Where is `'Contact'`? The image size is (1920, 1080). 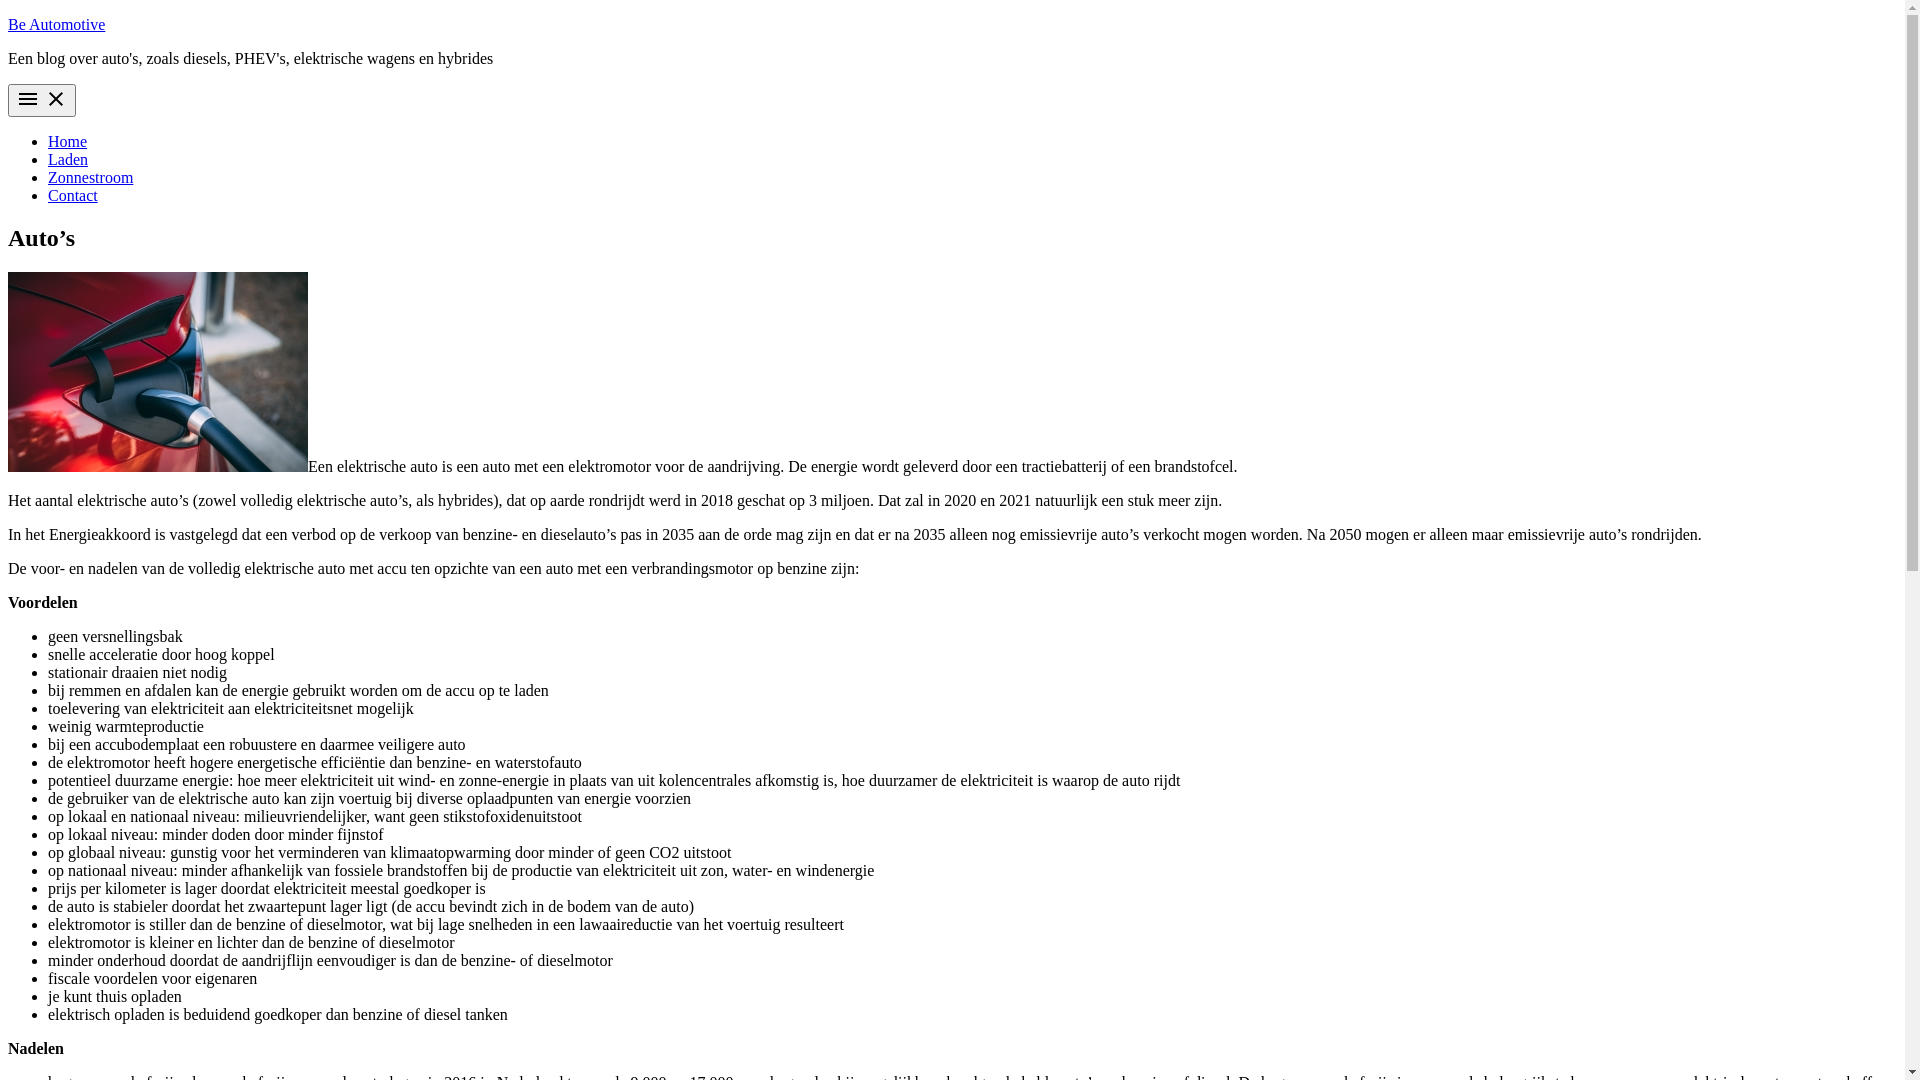
'Contact' is located at coordinates (72, 195).